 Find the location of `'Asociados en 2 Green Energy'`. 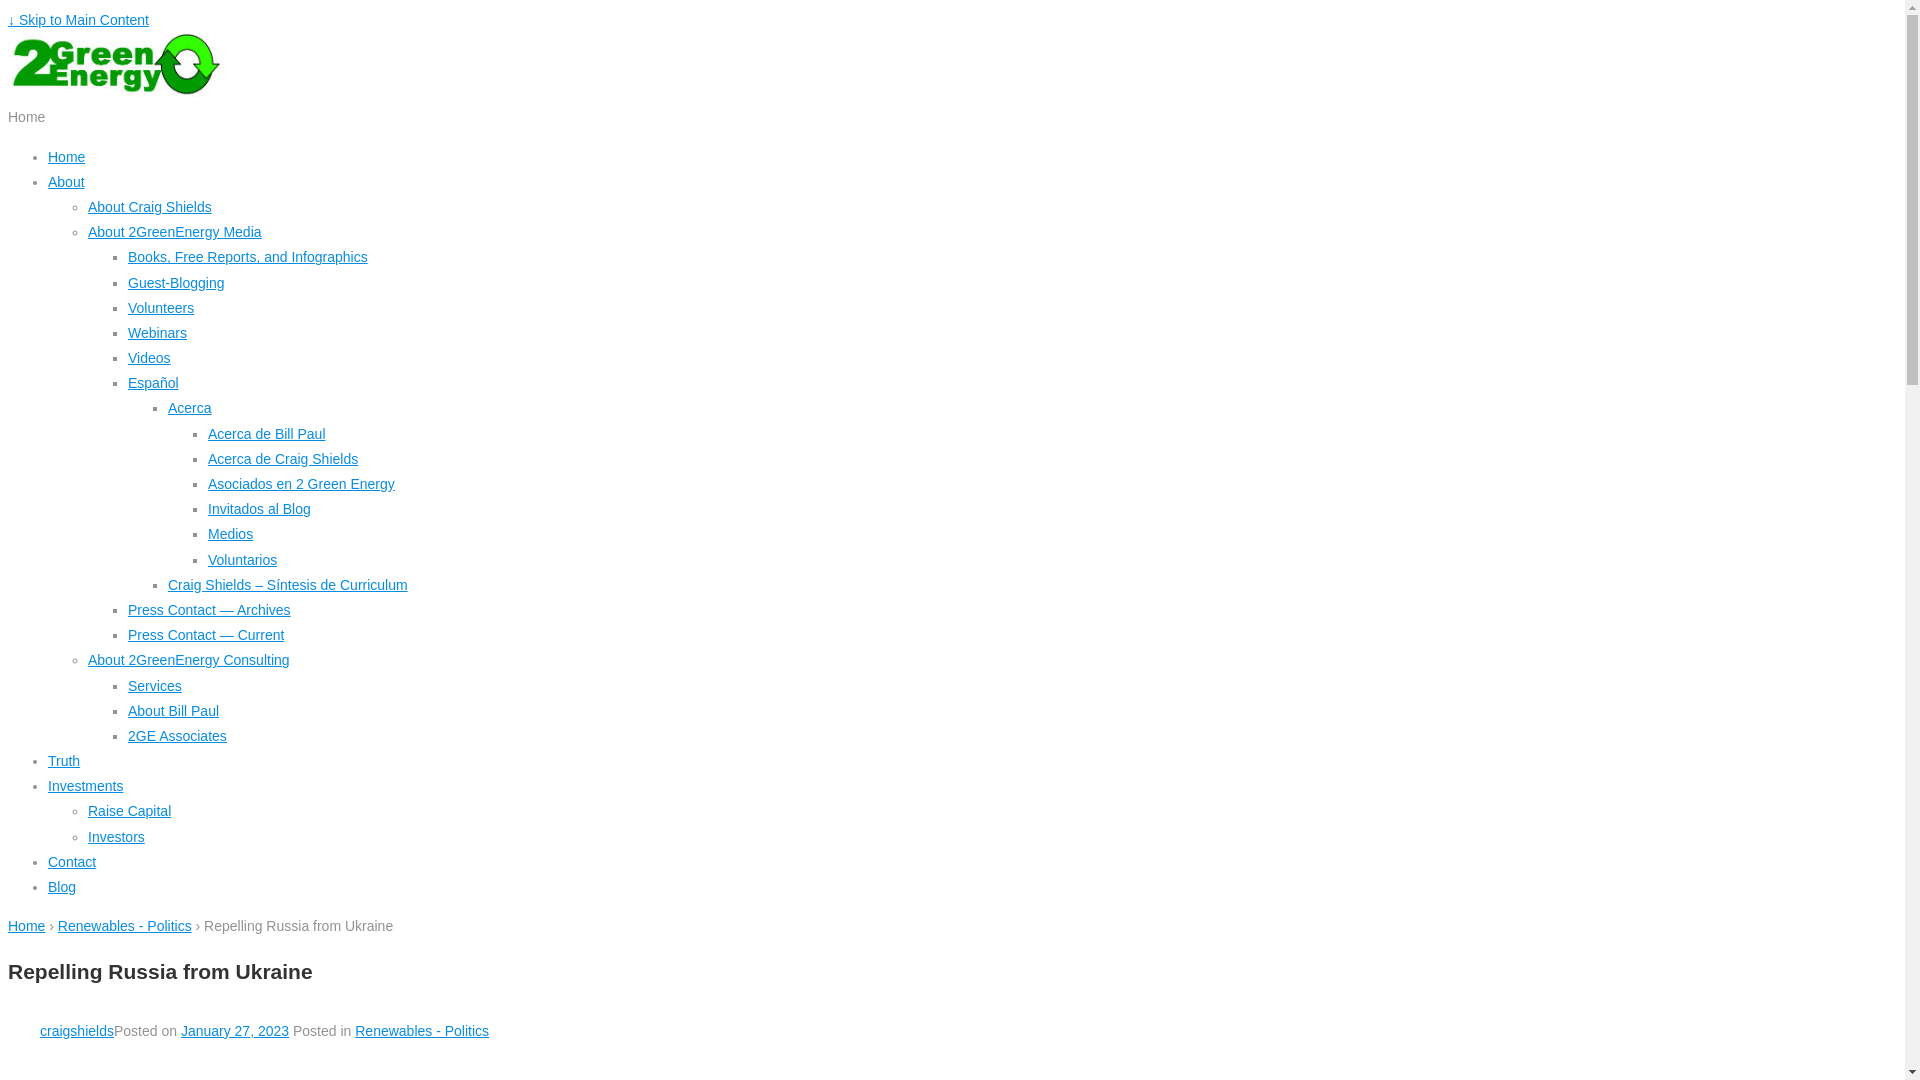

'Asociados en 2 Green Energy' is located at coordinates (300, 483).